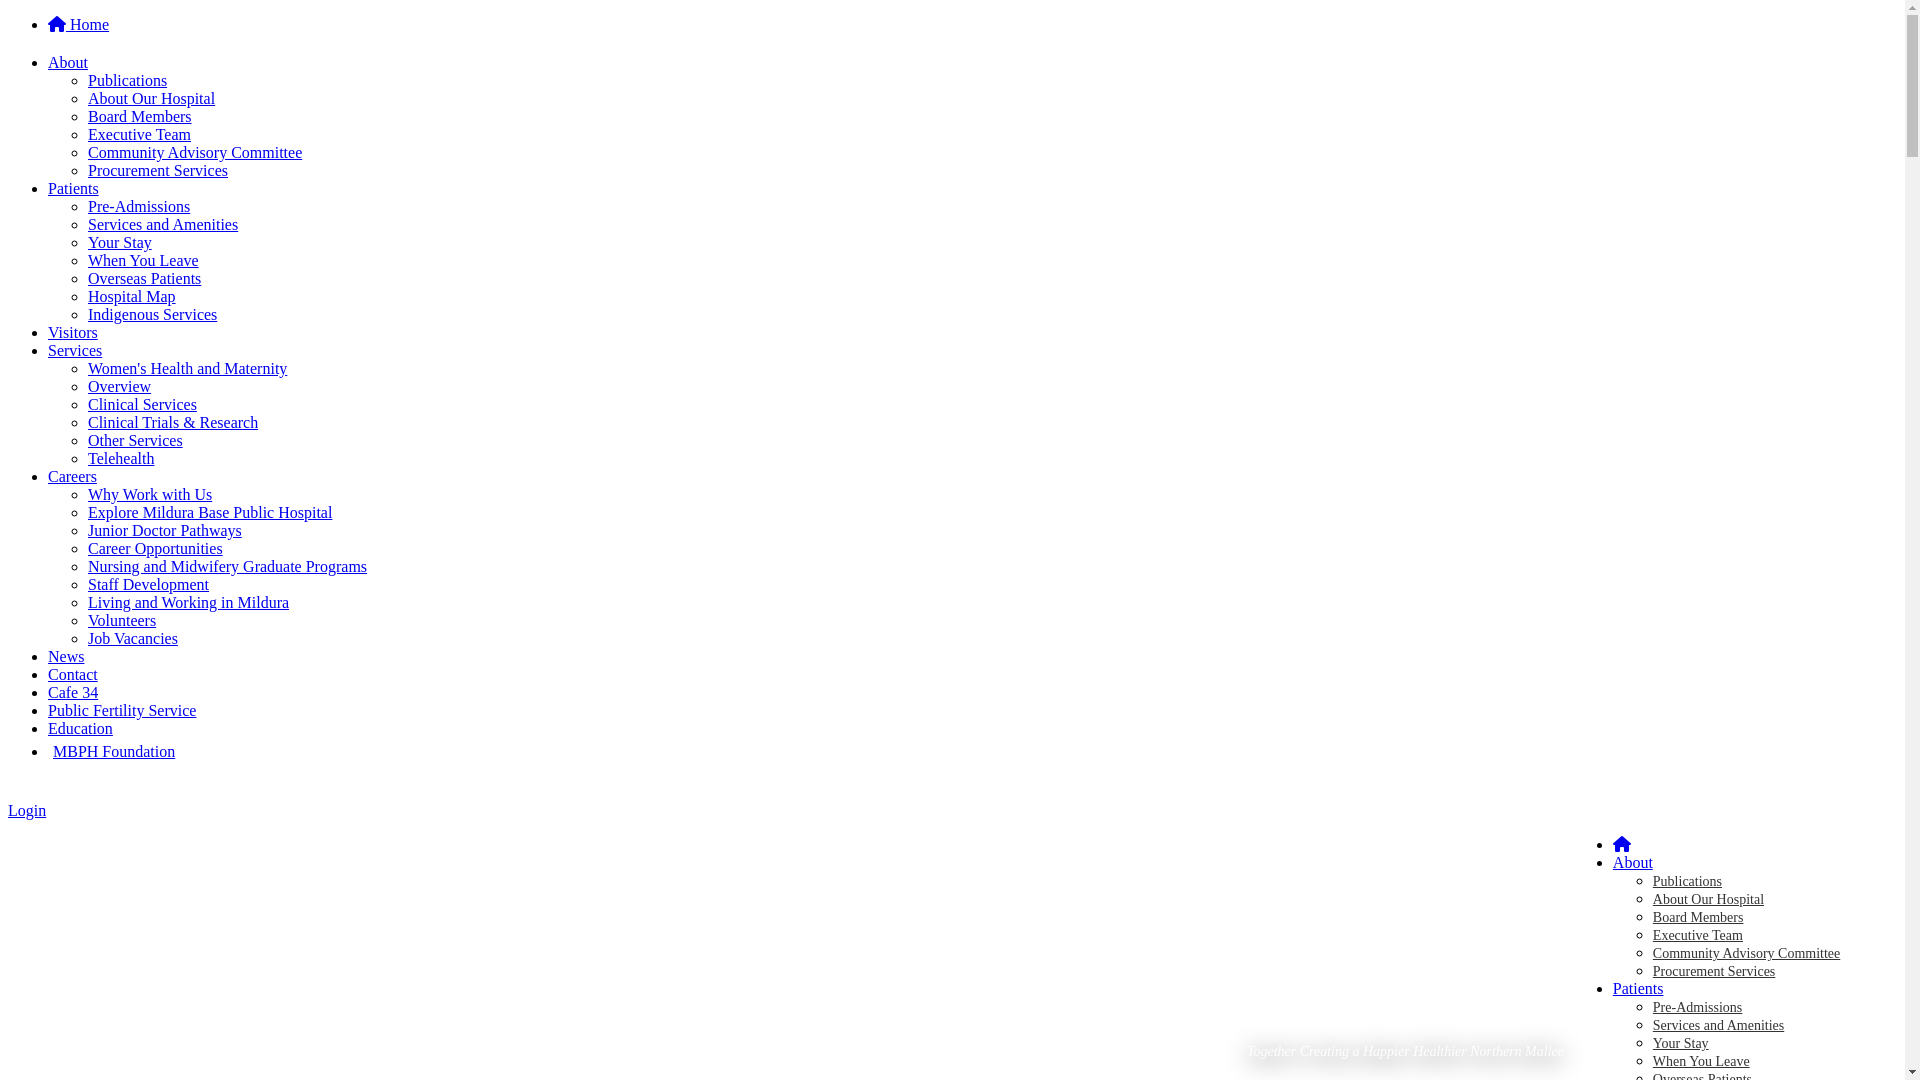 This screenshot has height=1080, width=1920. Describe the element at coordinates (73, 188) in the screenshot. I see `'Patients'` at that location.